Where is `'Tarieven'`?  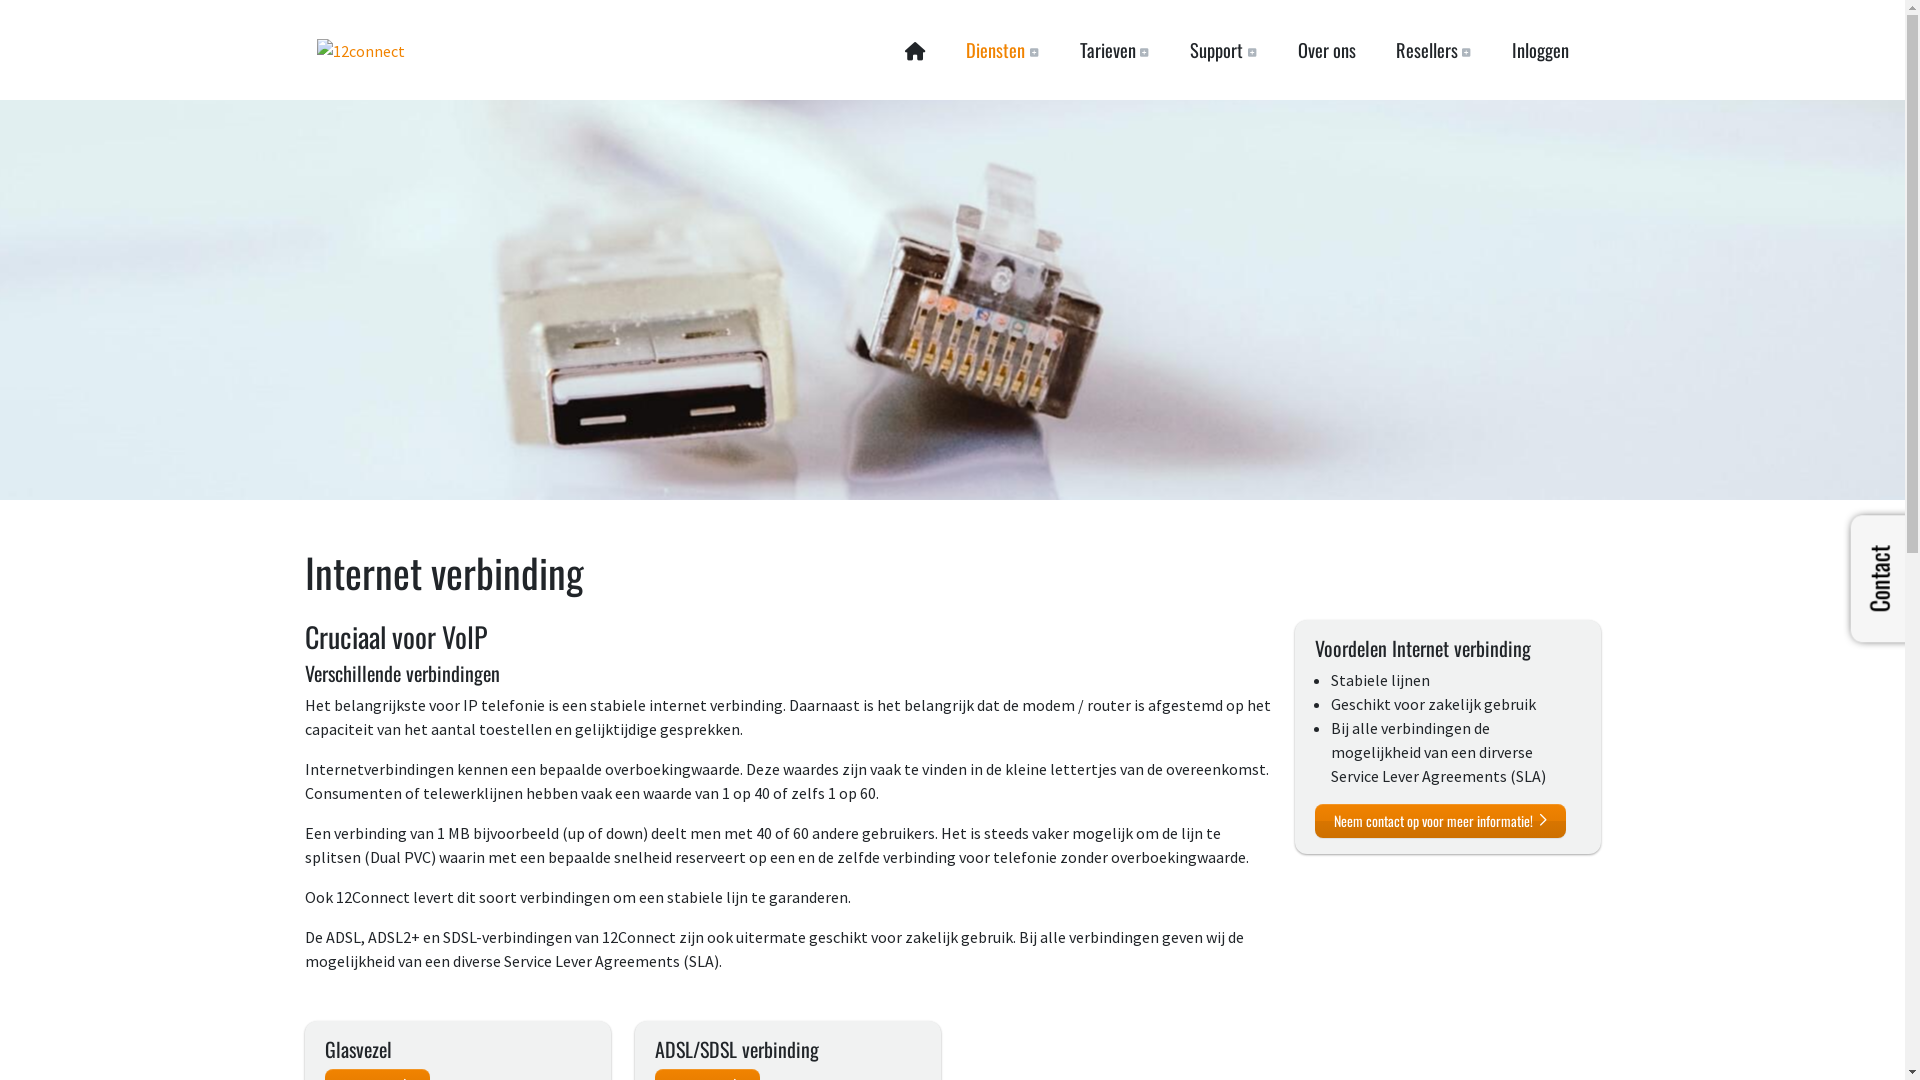 'Tarieven' is located at coordinates (1112, 49).